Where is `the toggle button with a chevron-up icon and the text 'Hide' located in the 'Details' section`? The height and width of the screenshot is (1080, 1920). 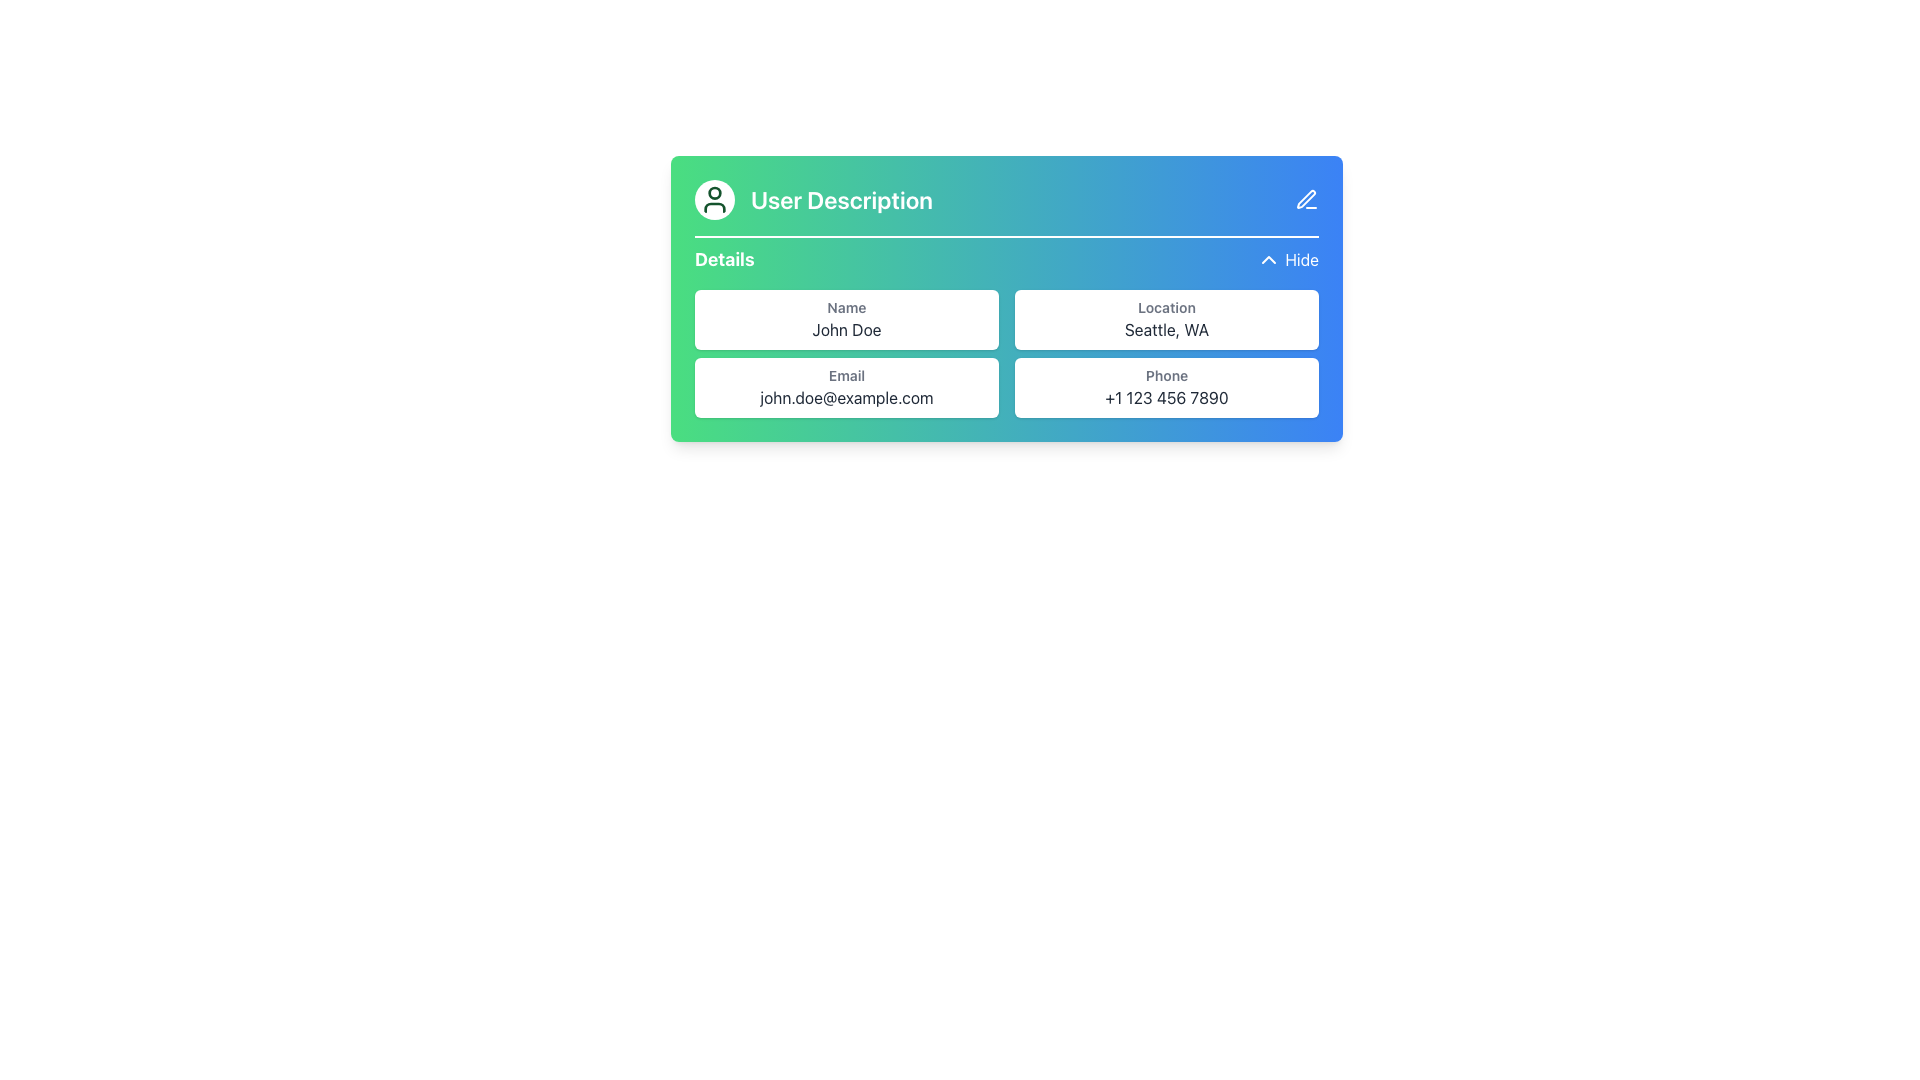
the toggle button with a chevron-up icon and the text 'Hide' located in the 'Details' section is located at coordinates (1287, 258).